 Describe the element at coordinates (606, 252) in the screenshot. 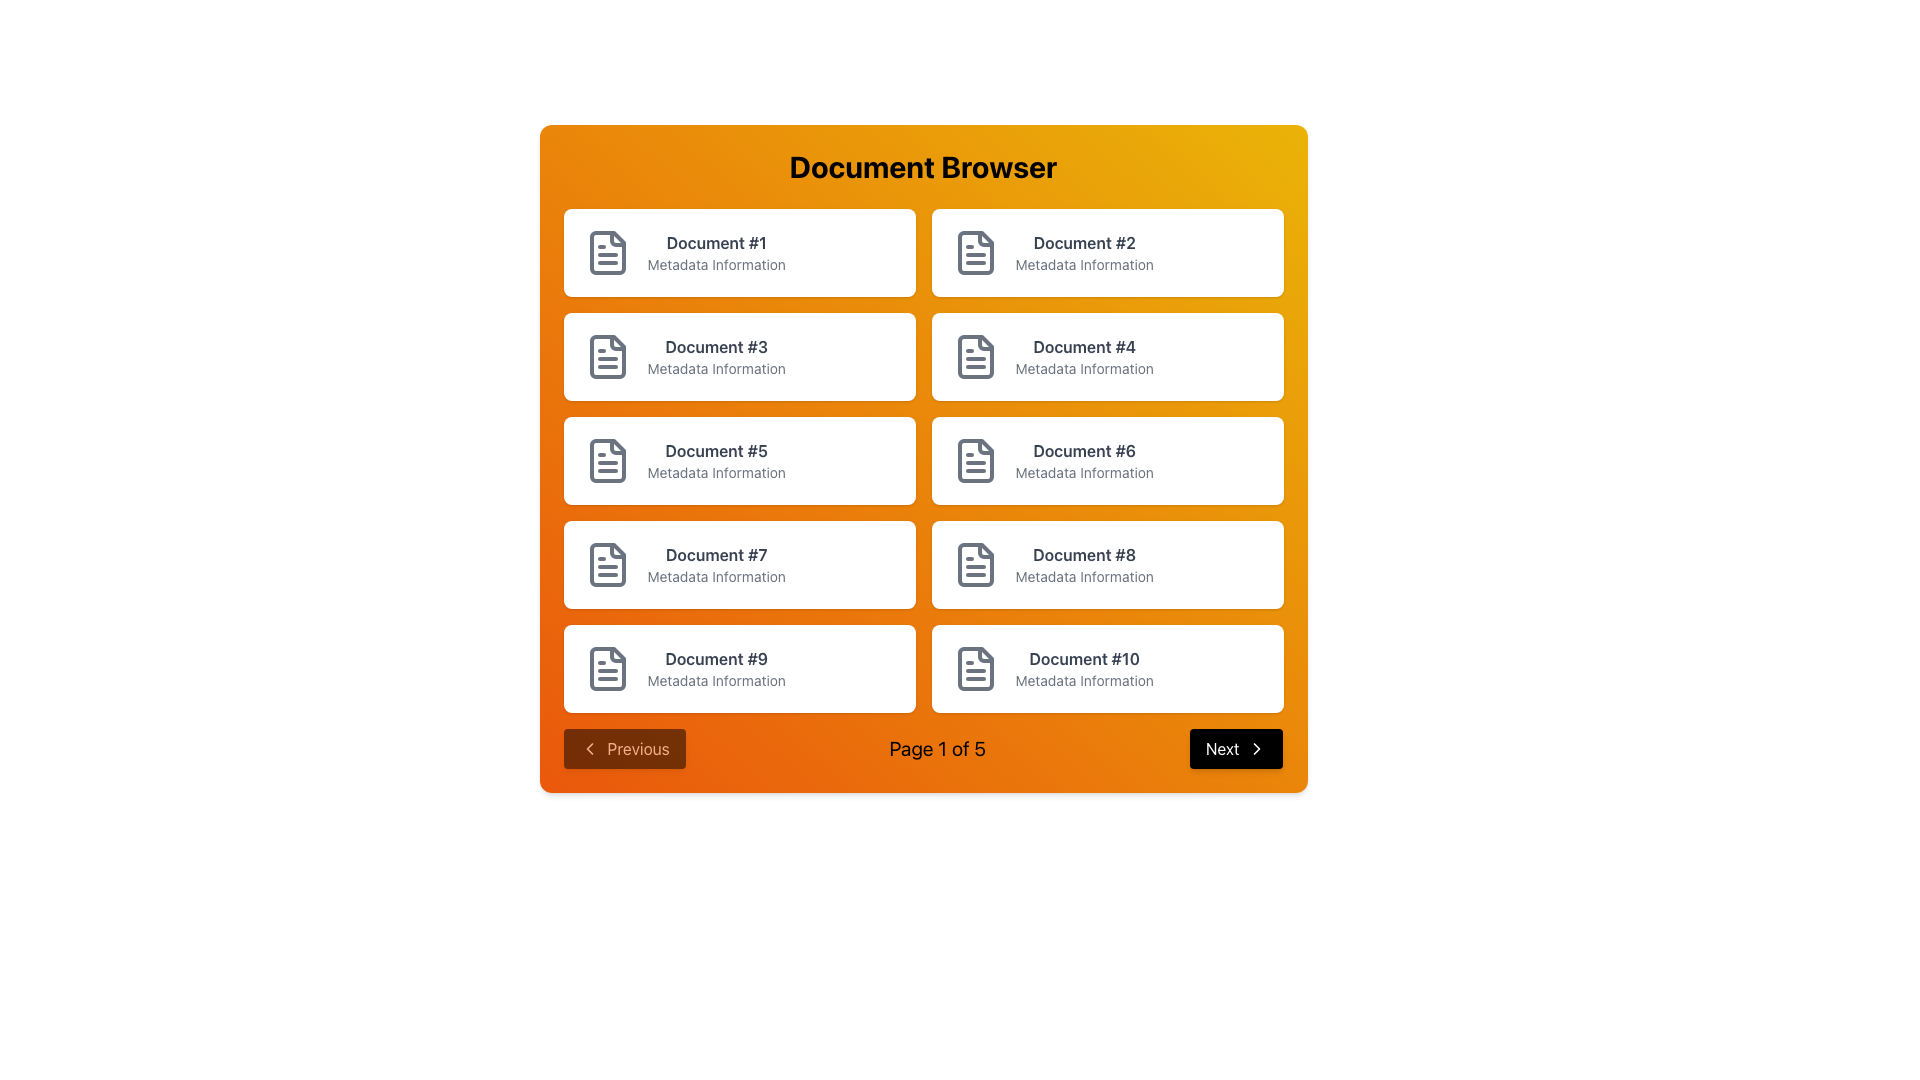

I see `the gray document icon representing 'Document #1' located in the first row of the document list, which features a folded corner and lines indicating text` at that location.